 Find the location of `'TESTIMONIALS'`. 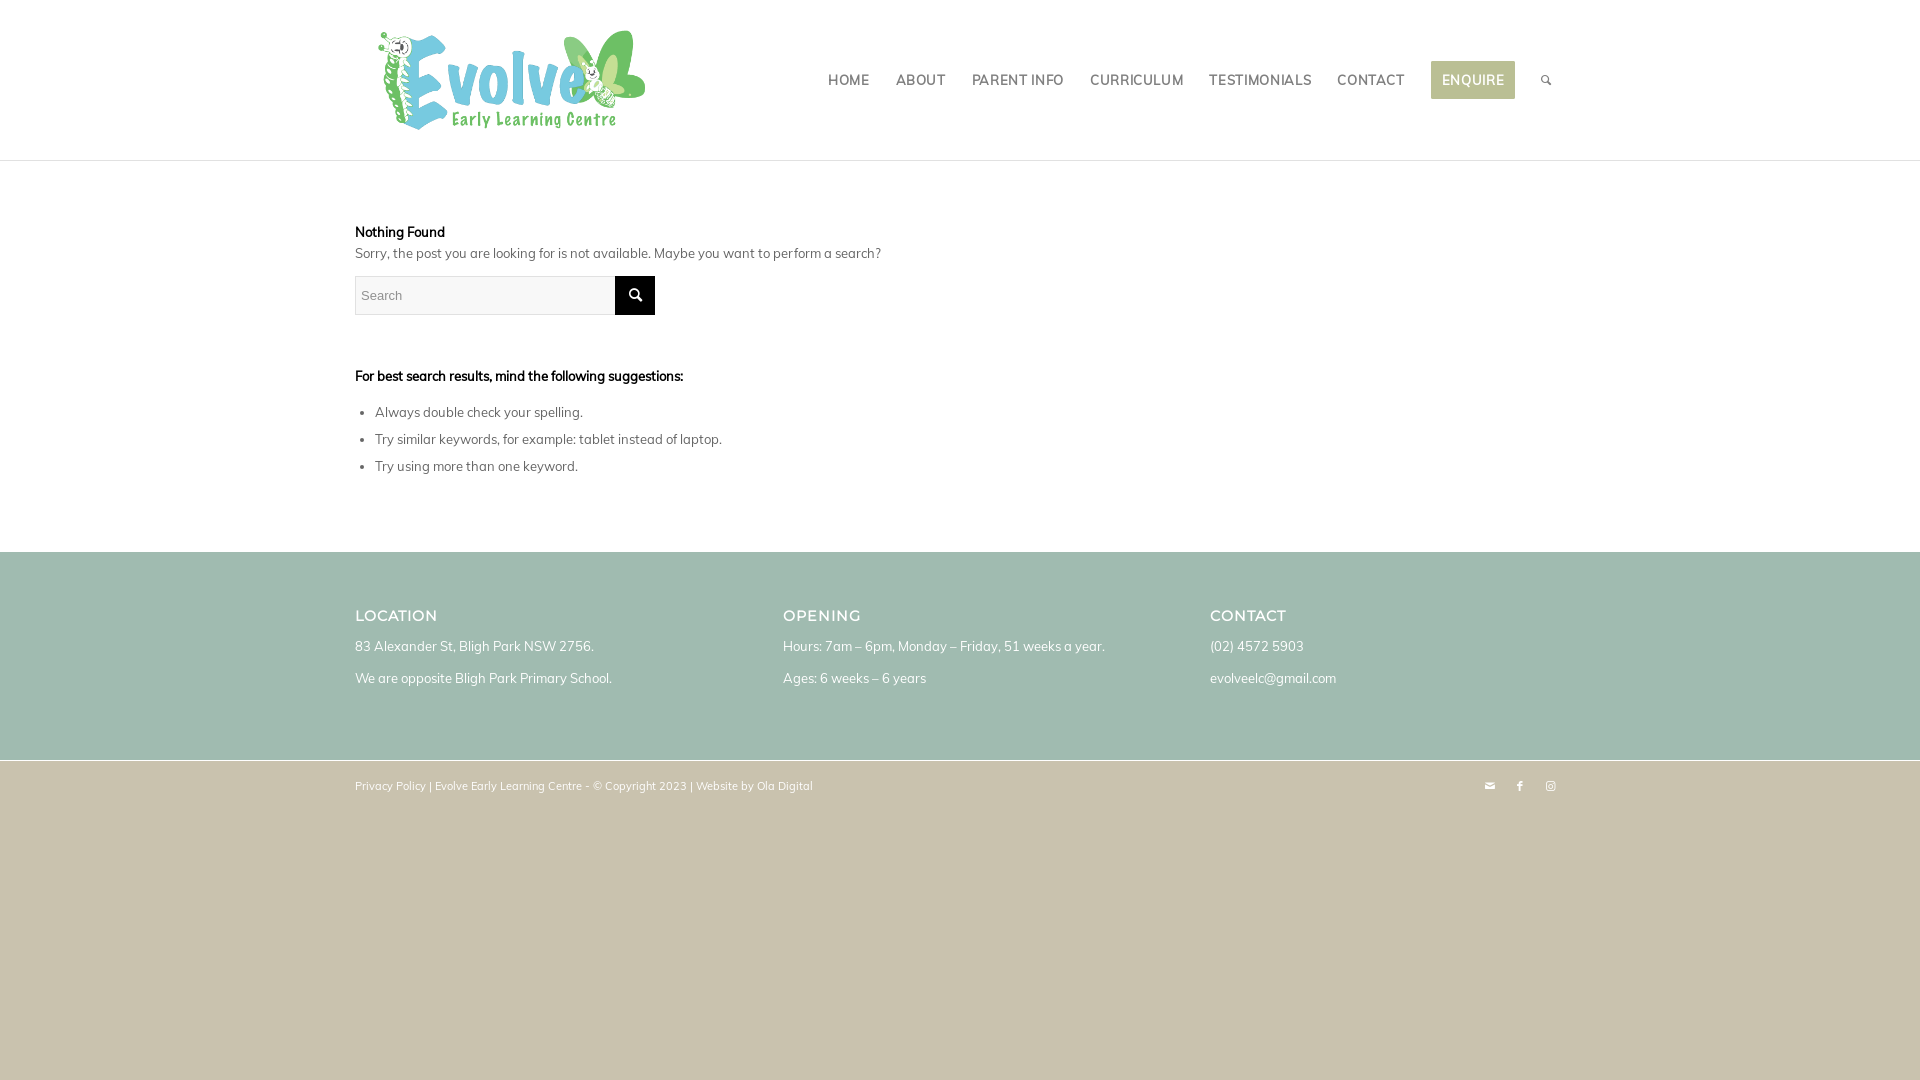

'TESTIMONIALS' is located at coordinates (1258, 79).